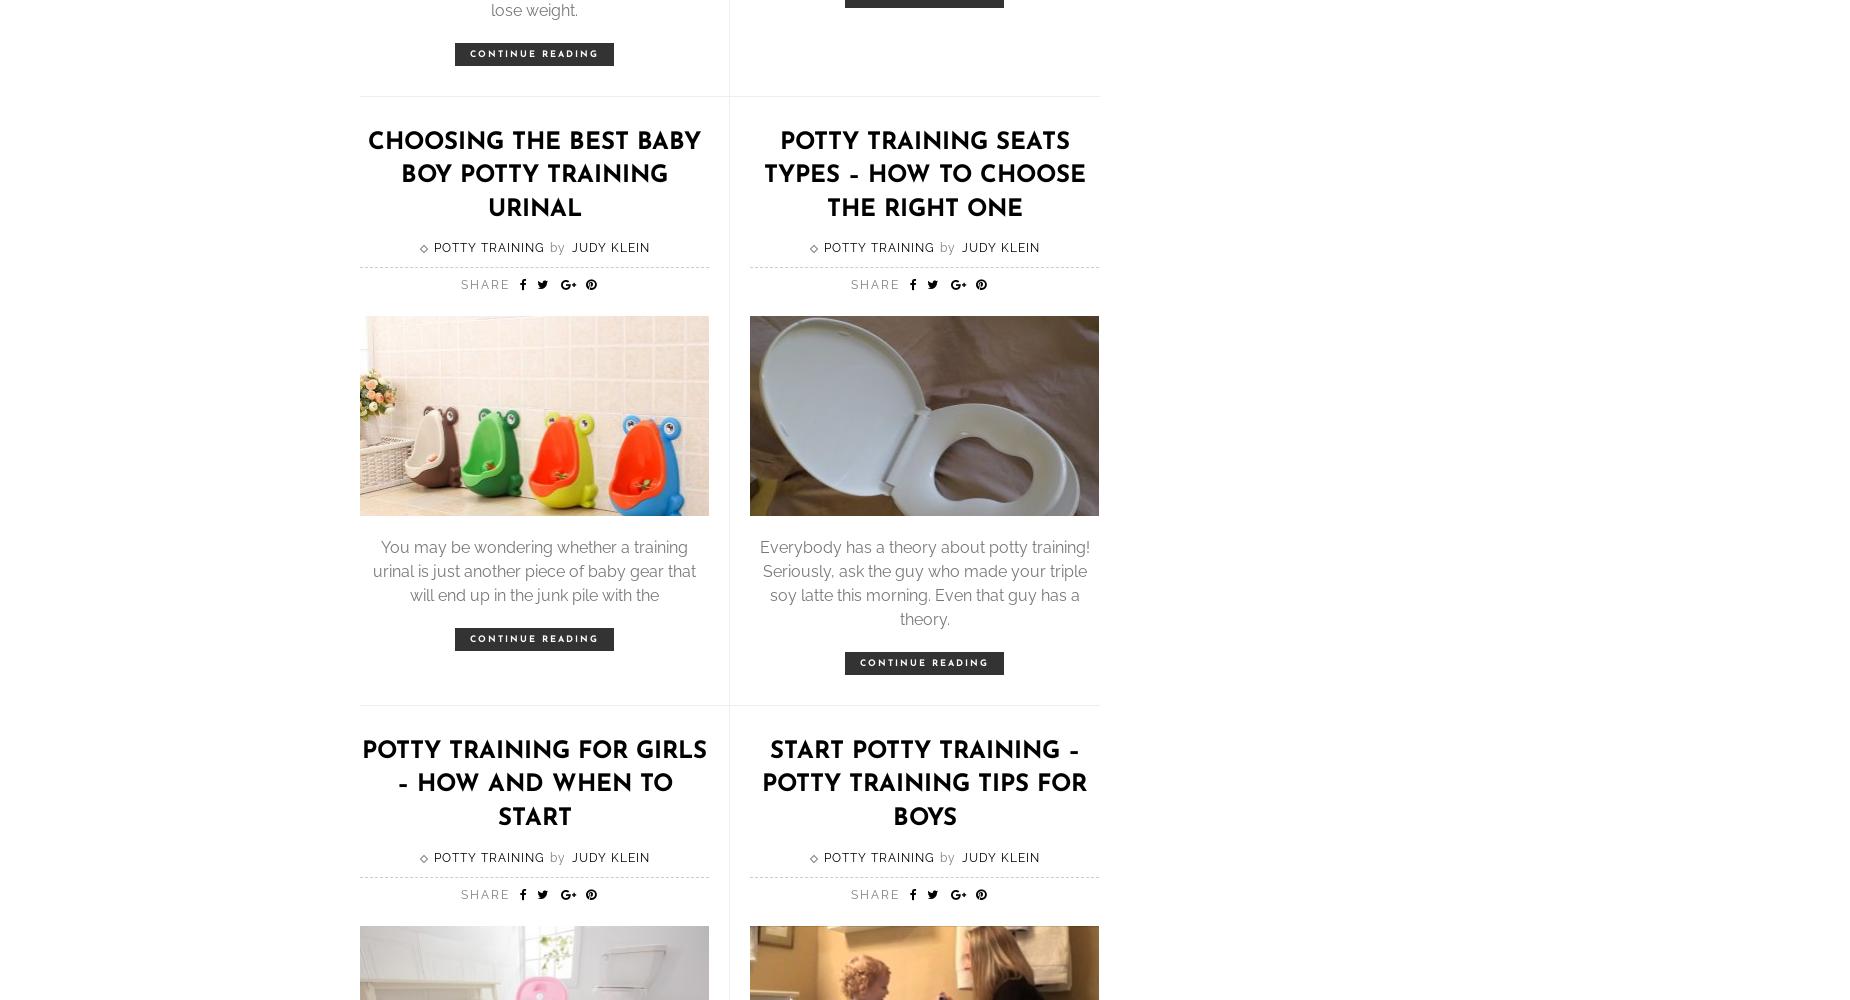  Describe the element at coordinates (924, 784) in the screenshot. I see `'Start Potty Training – Potty Training Tips for Boys'` at that location.